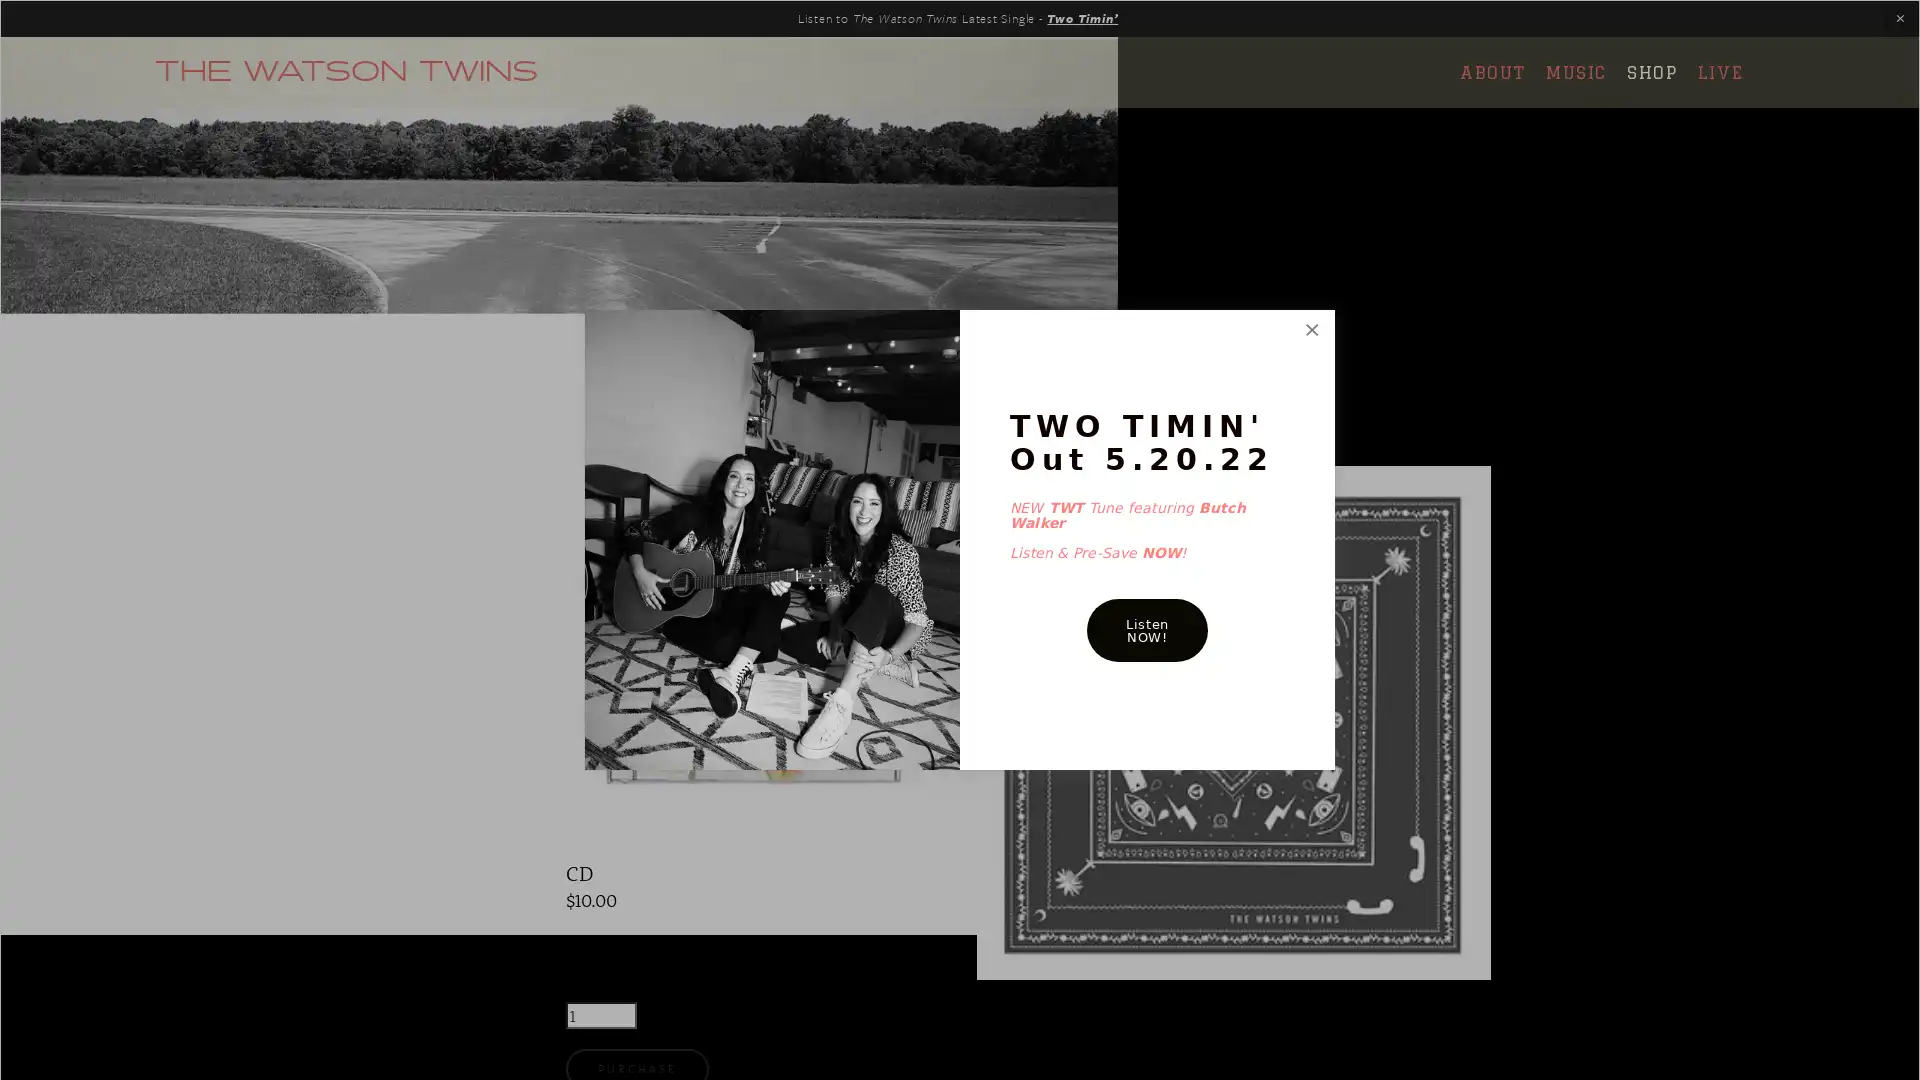 The width and height of the screenshot is (1920, 1080). Describe the element at coordinates (1232, 721) in the screenshot. I see `QUICK VIEW` at that location.